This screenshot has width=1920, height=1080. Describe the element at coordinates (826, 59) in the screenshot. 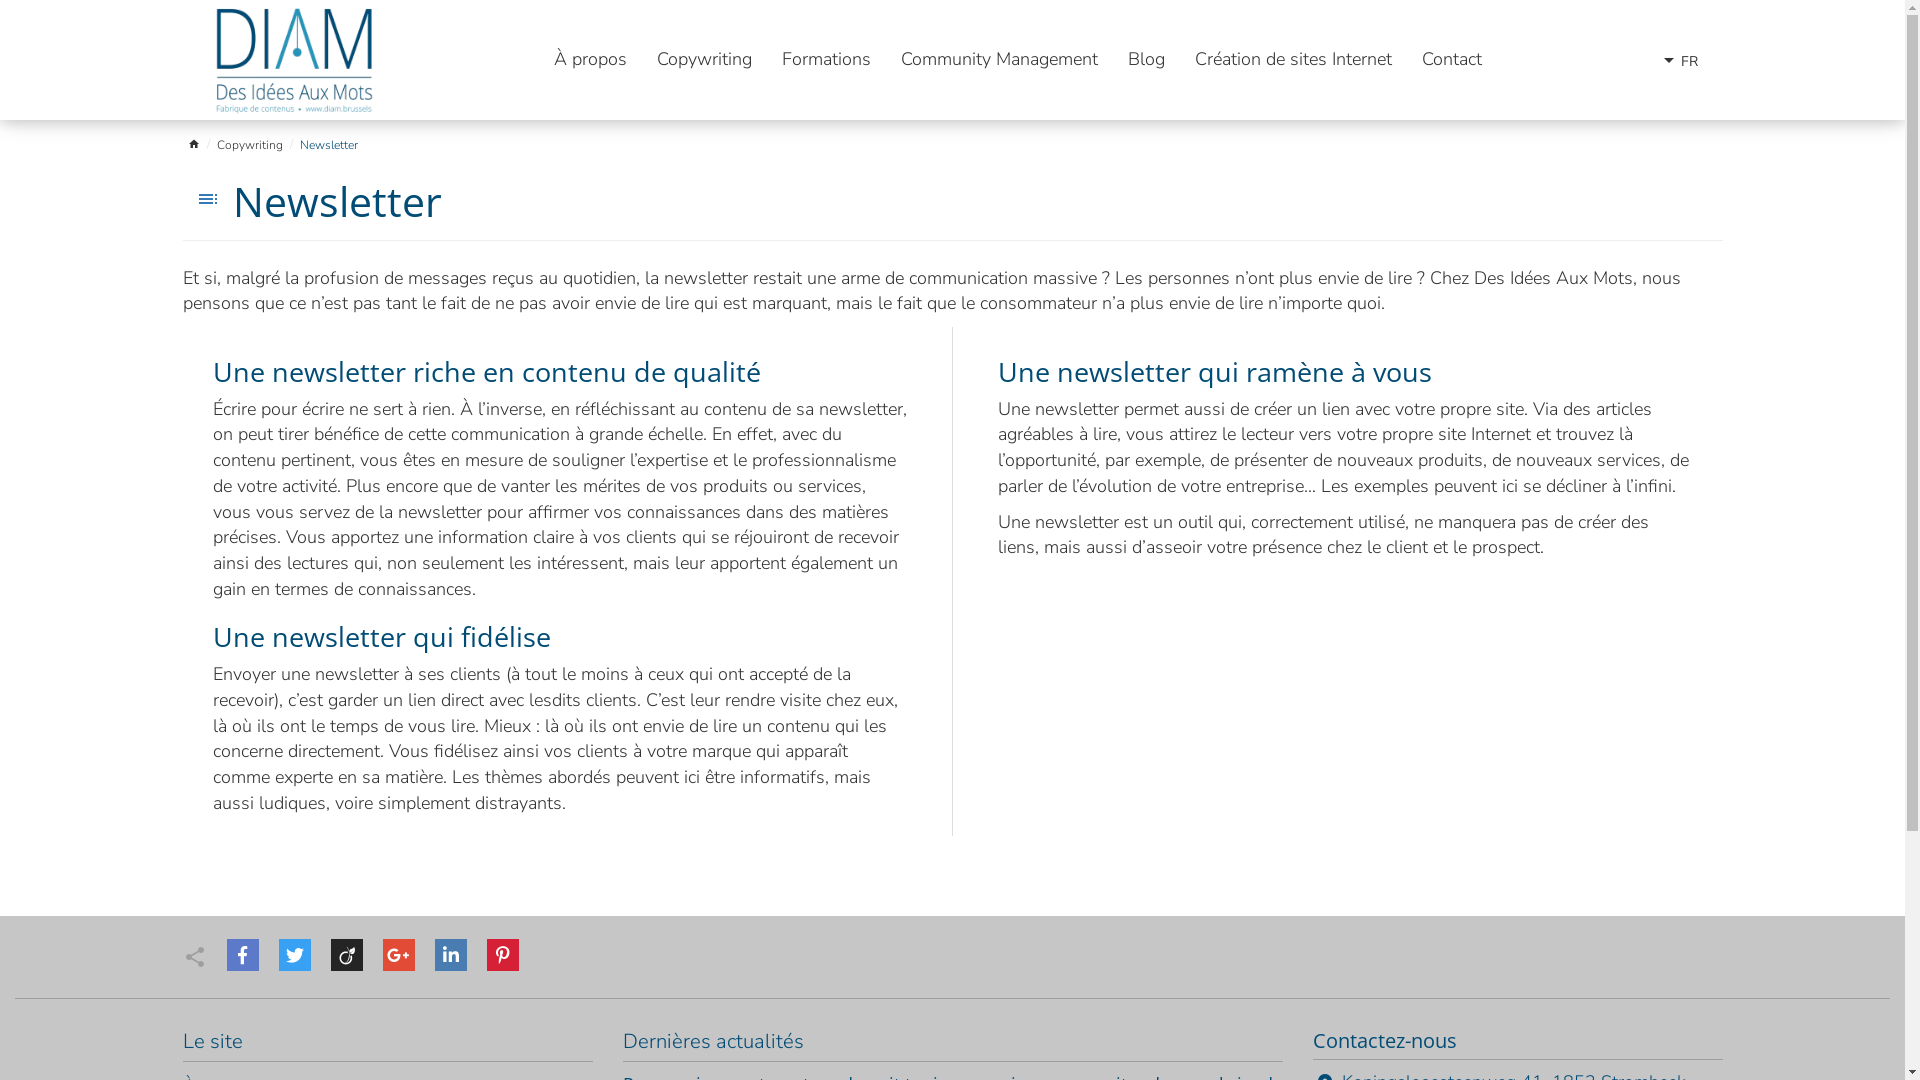

I see `'Formations'` at that location.